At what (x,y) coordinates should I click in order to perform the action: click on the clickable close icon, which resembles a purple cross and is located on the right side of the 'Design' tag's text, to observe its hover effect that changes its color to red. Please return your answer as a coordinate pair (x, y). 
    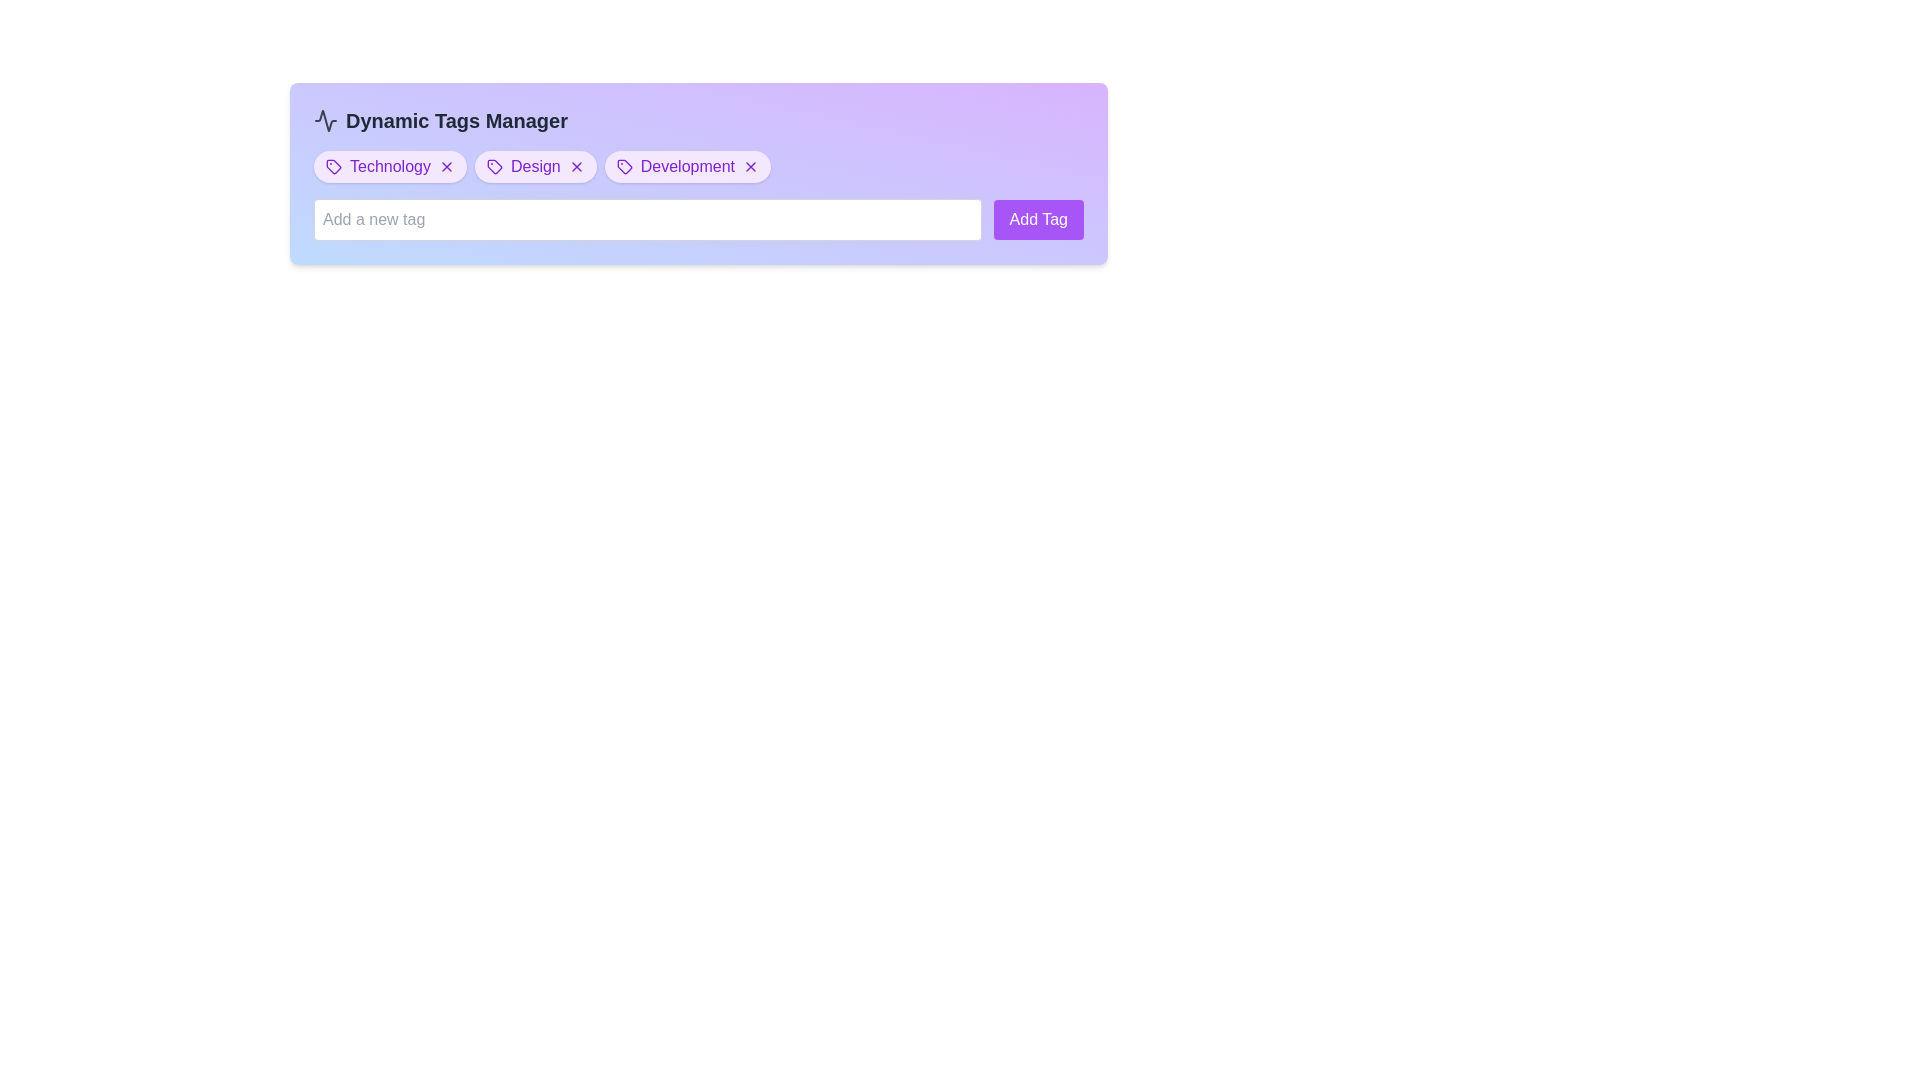
    Looking at the image, I should click on (575, 165).